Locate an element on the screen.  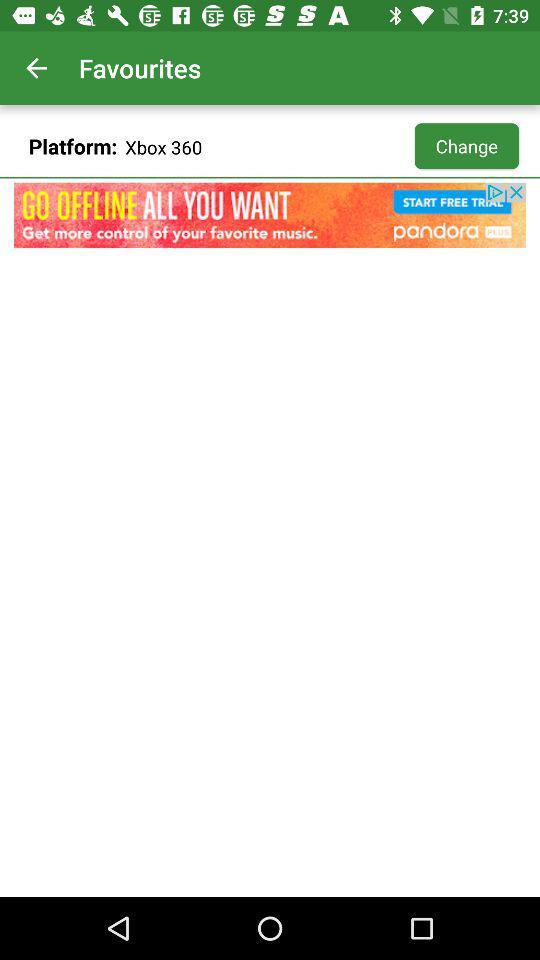
advertisement is located at coordinates (270, 215).